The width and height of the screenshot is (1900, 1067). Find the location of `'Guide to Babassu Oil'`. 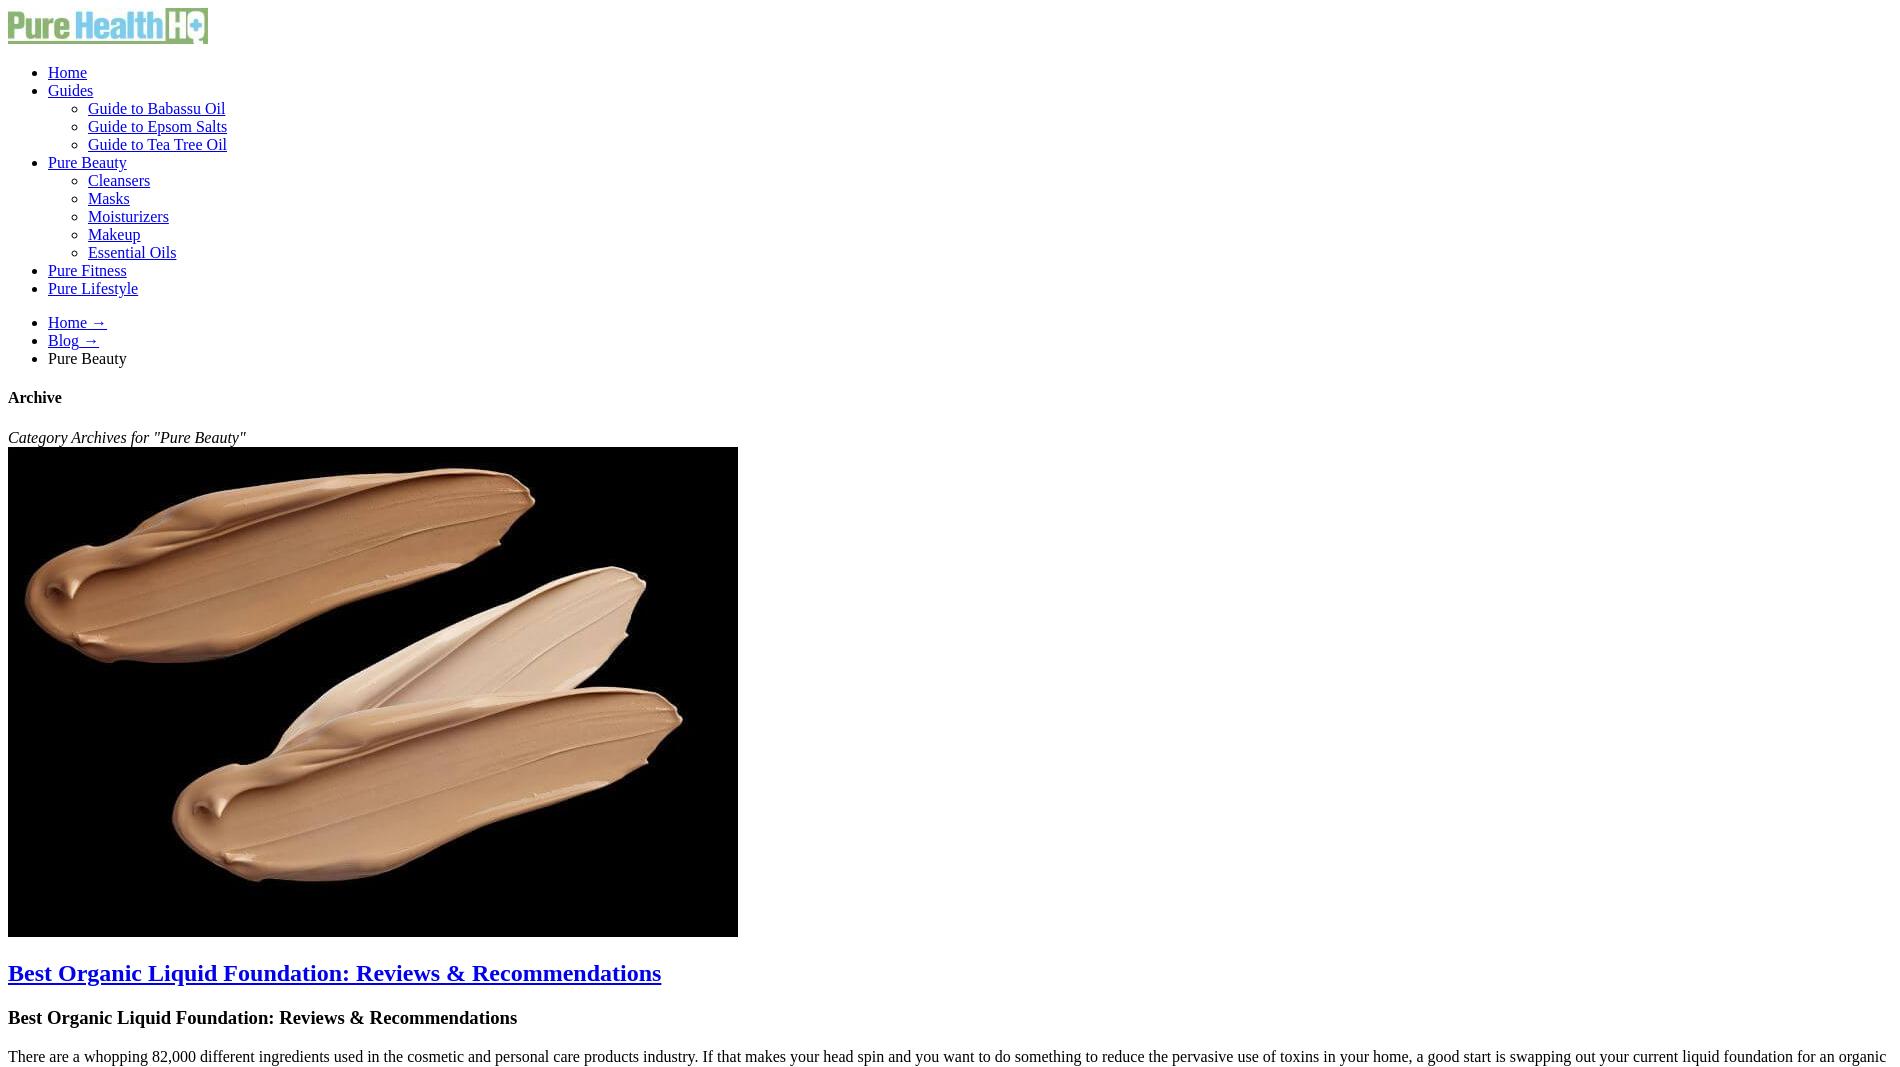

'Guide to Babassu Oil' is located at coordinates (156, 107).